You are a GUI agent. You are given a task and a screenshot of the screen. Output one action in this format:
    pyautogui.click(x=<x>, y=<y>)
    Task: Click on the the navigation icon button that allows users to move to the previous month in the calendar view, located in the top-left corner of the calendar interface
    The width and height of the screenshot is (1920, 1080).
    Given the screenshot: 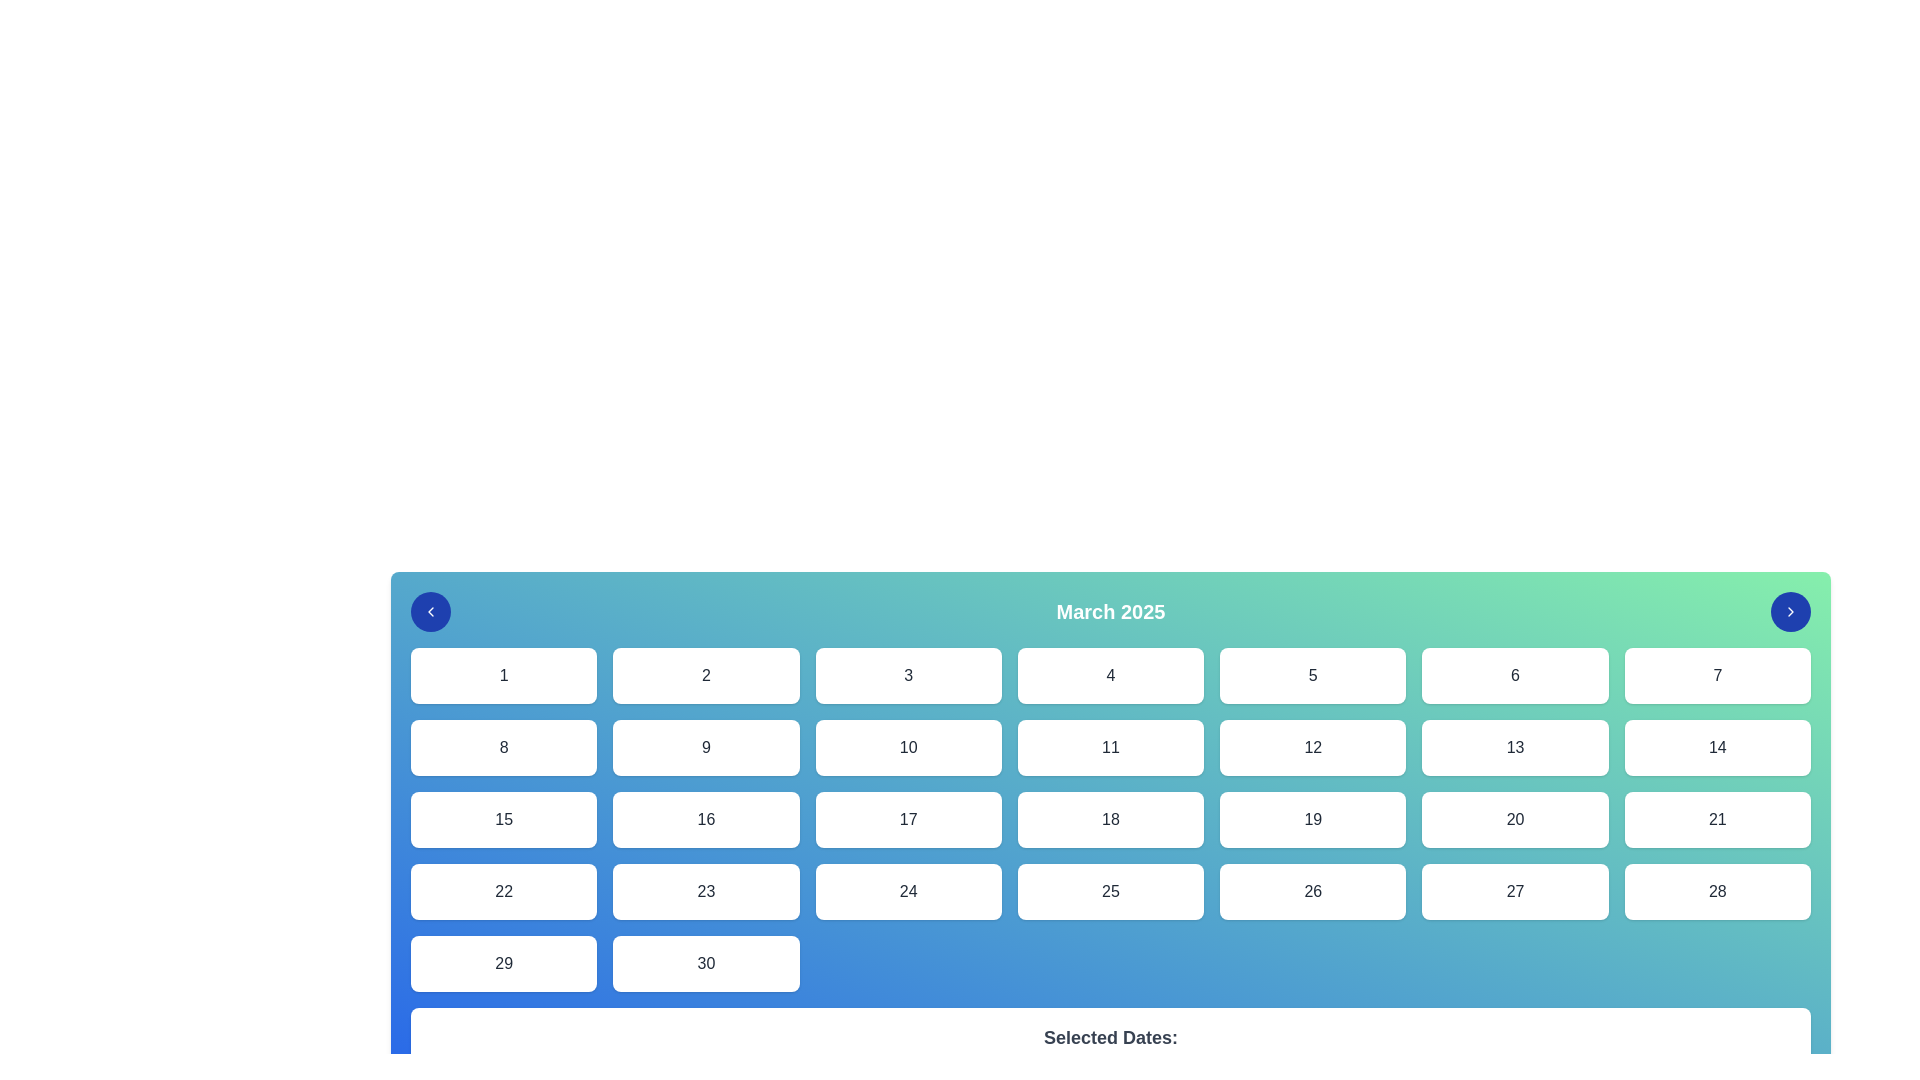 What is the action you would take?
    pyautogui.click(x=430, y=611)
    